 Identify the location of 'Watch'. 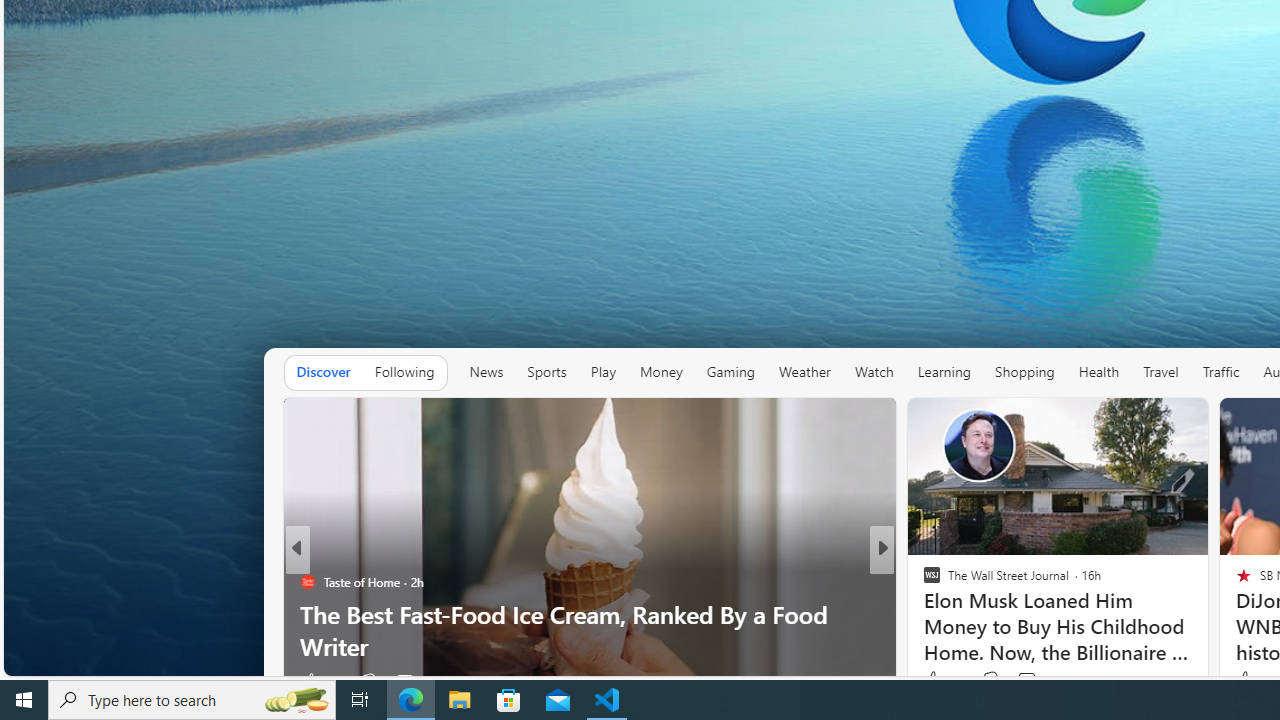
(874, 371).